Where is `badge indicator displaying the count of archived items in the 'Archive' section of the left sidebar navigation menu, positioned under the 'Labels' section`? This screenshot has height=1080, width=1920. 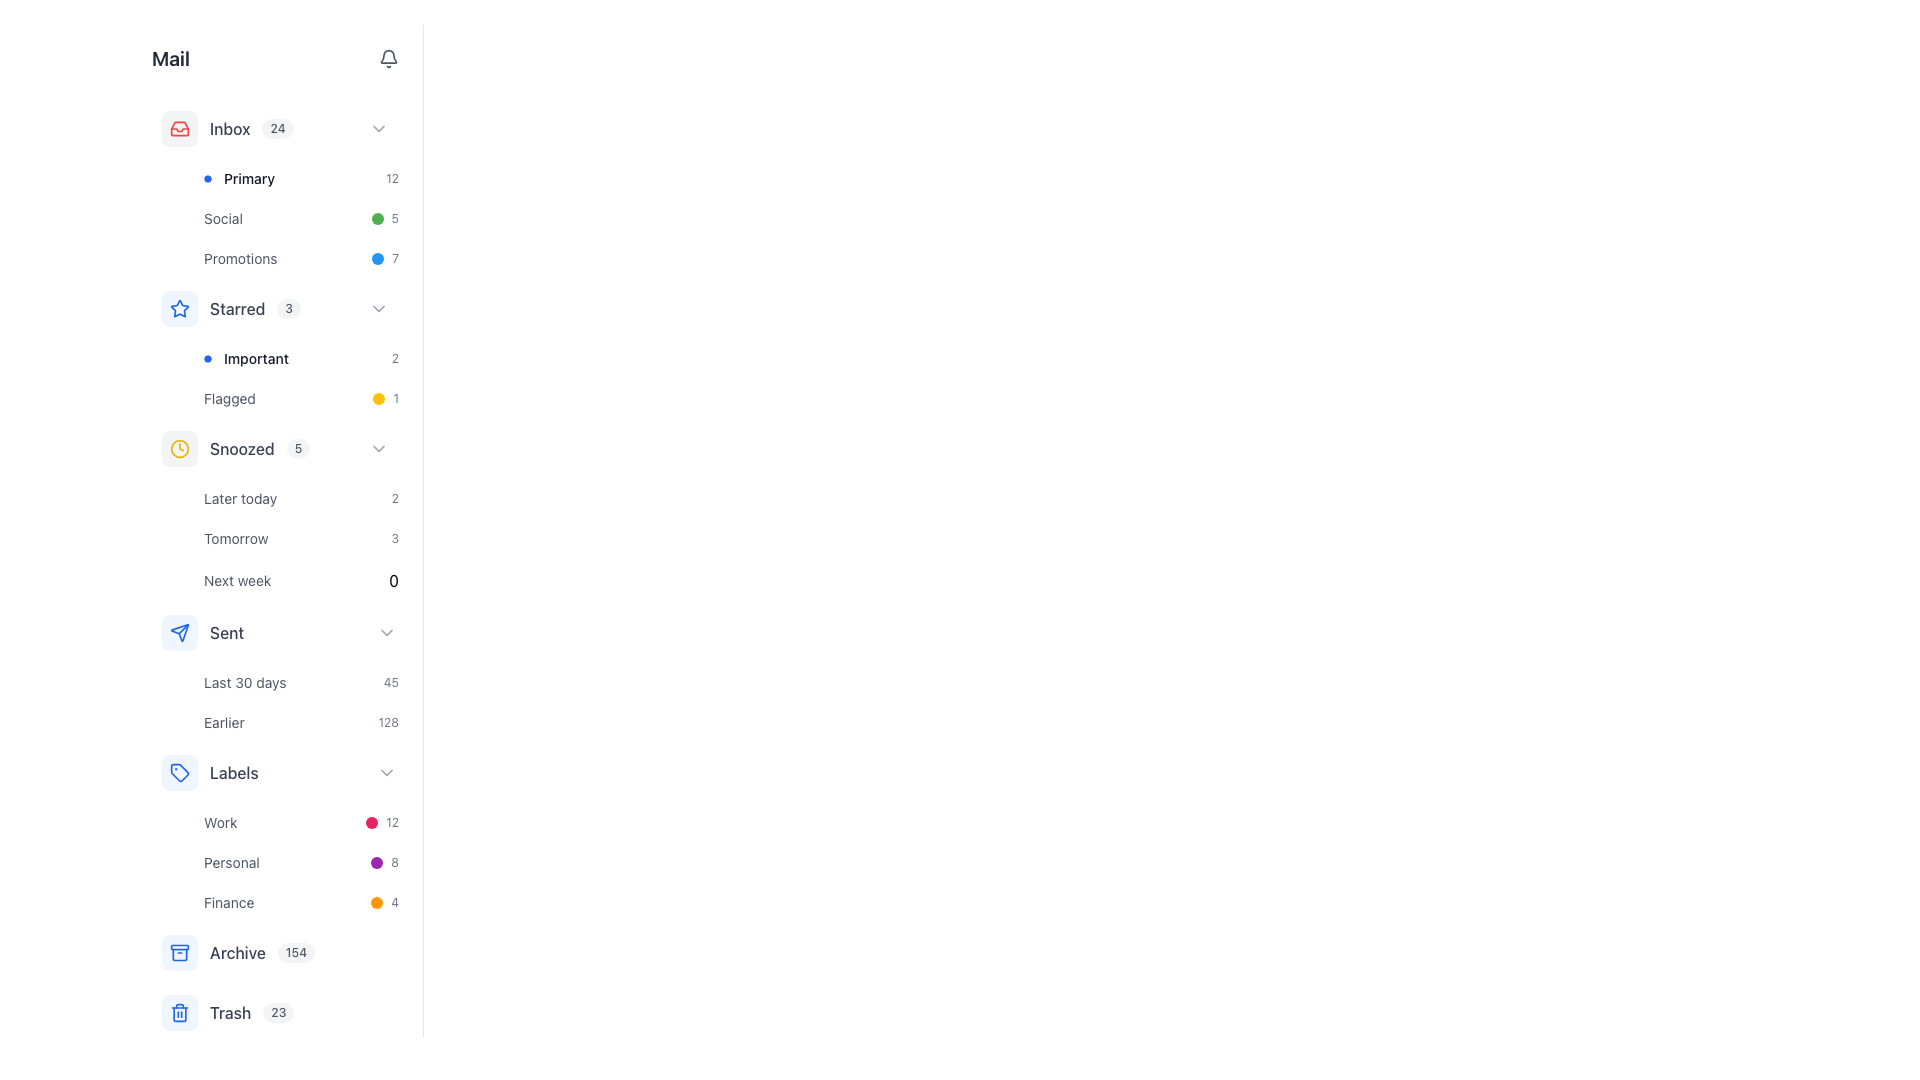 badge indicator displaying the count of archived items in the 'Archive' section of the left sidebar navigation menu, positioned under the 'Labels' section is located at coordinates (261, 951).